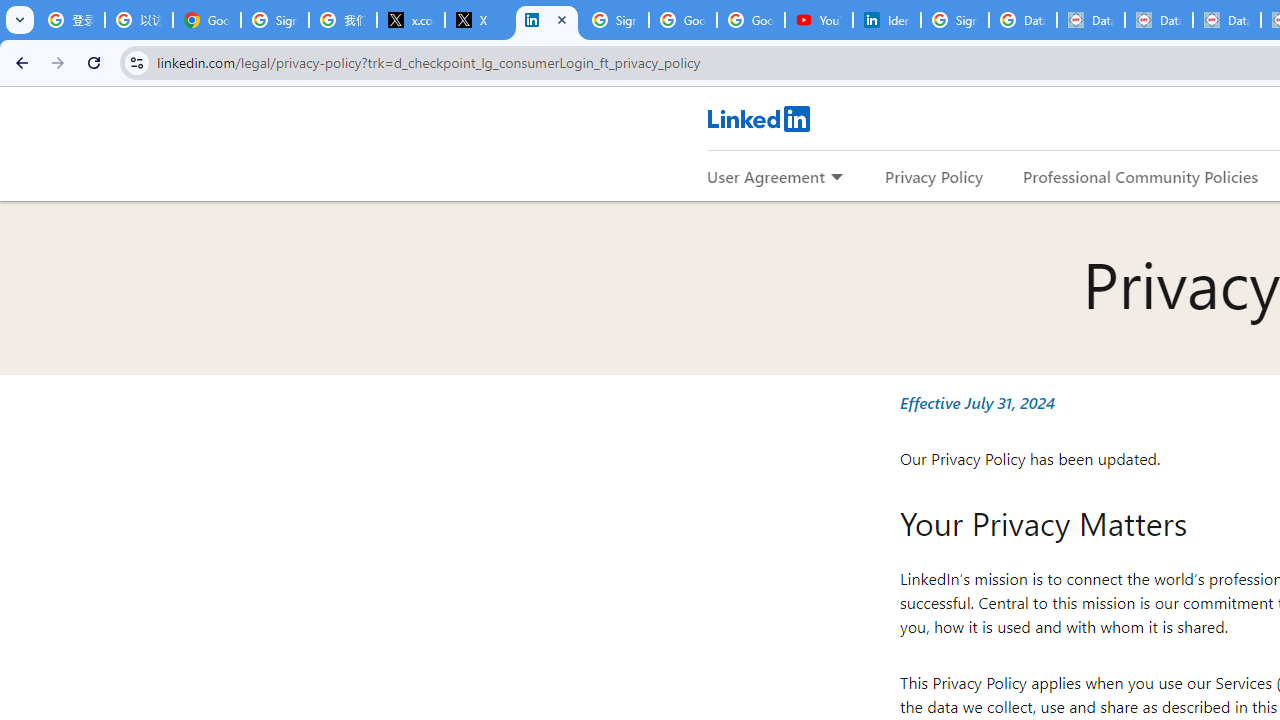  I want to click on 'Effective July 31, 2024', so click(977, 402).